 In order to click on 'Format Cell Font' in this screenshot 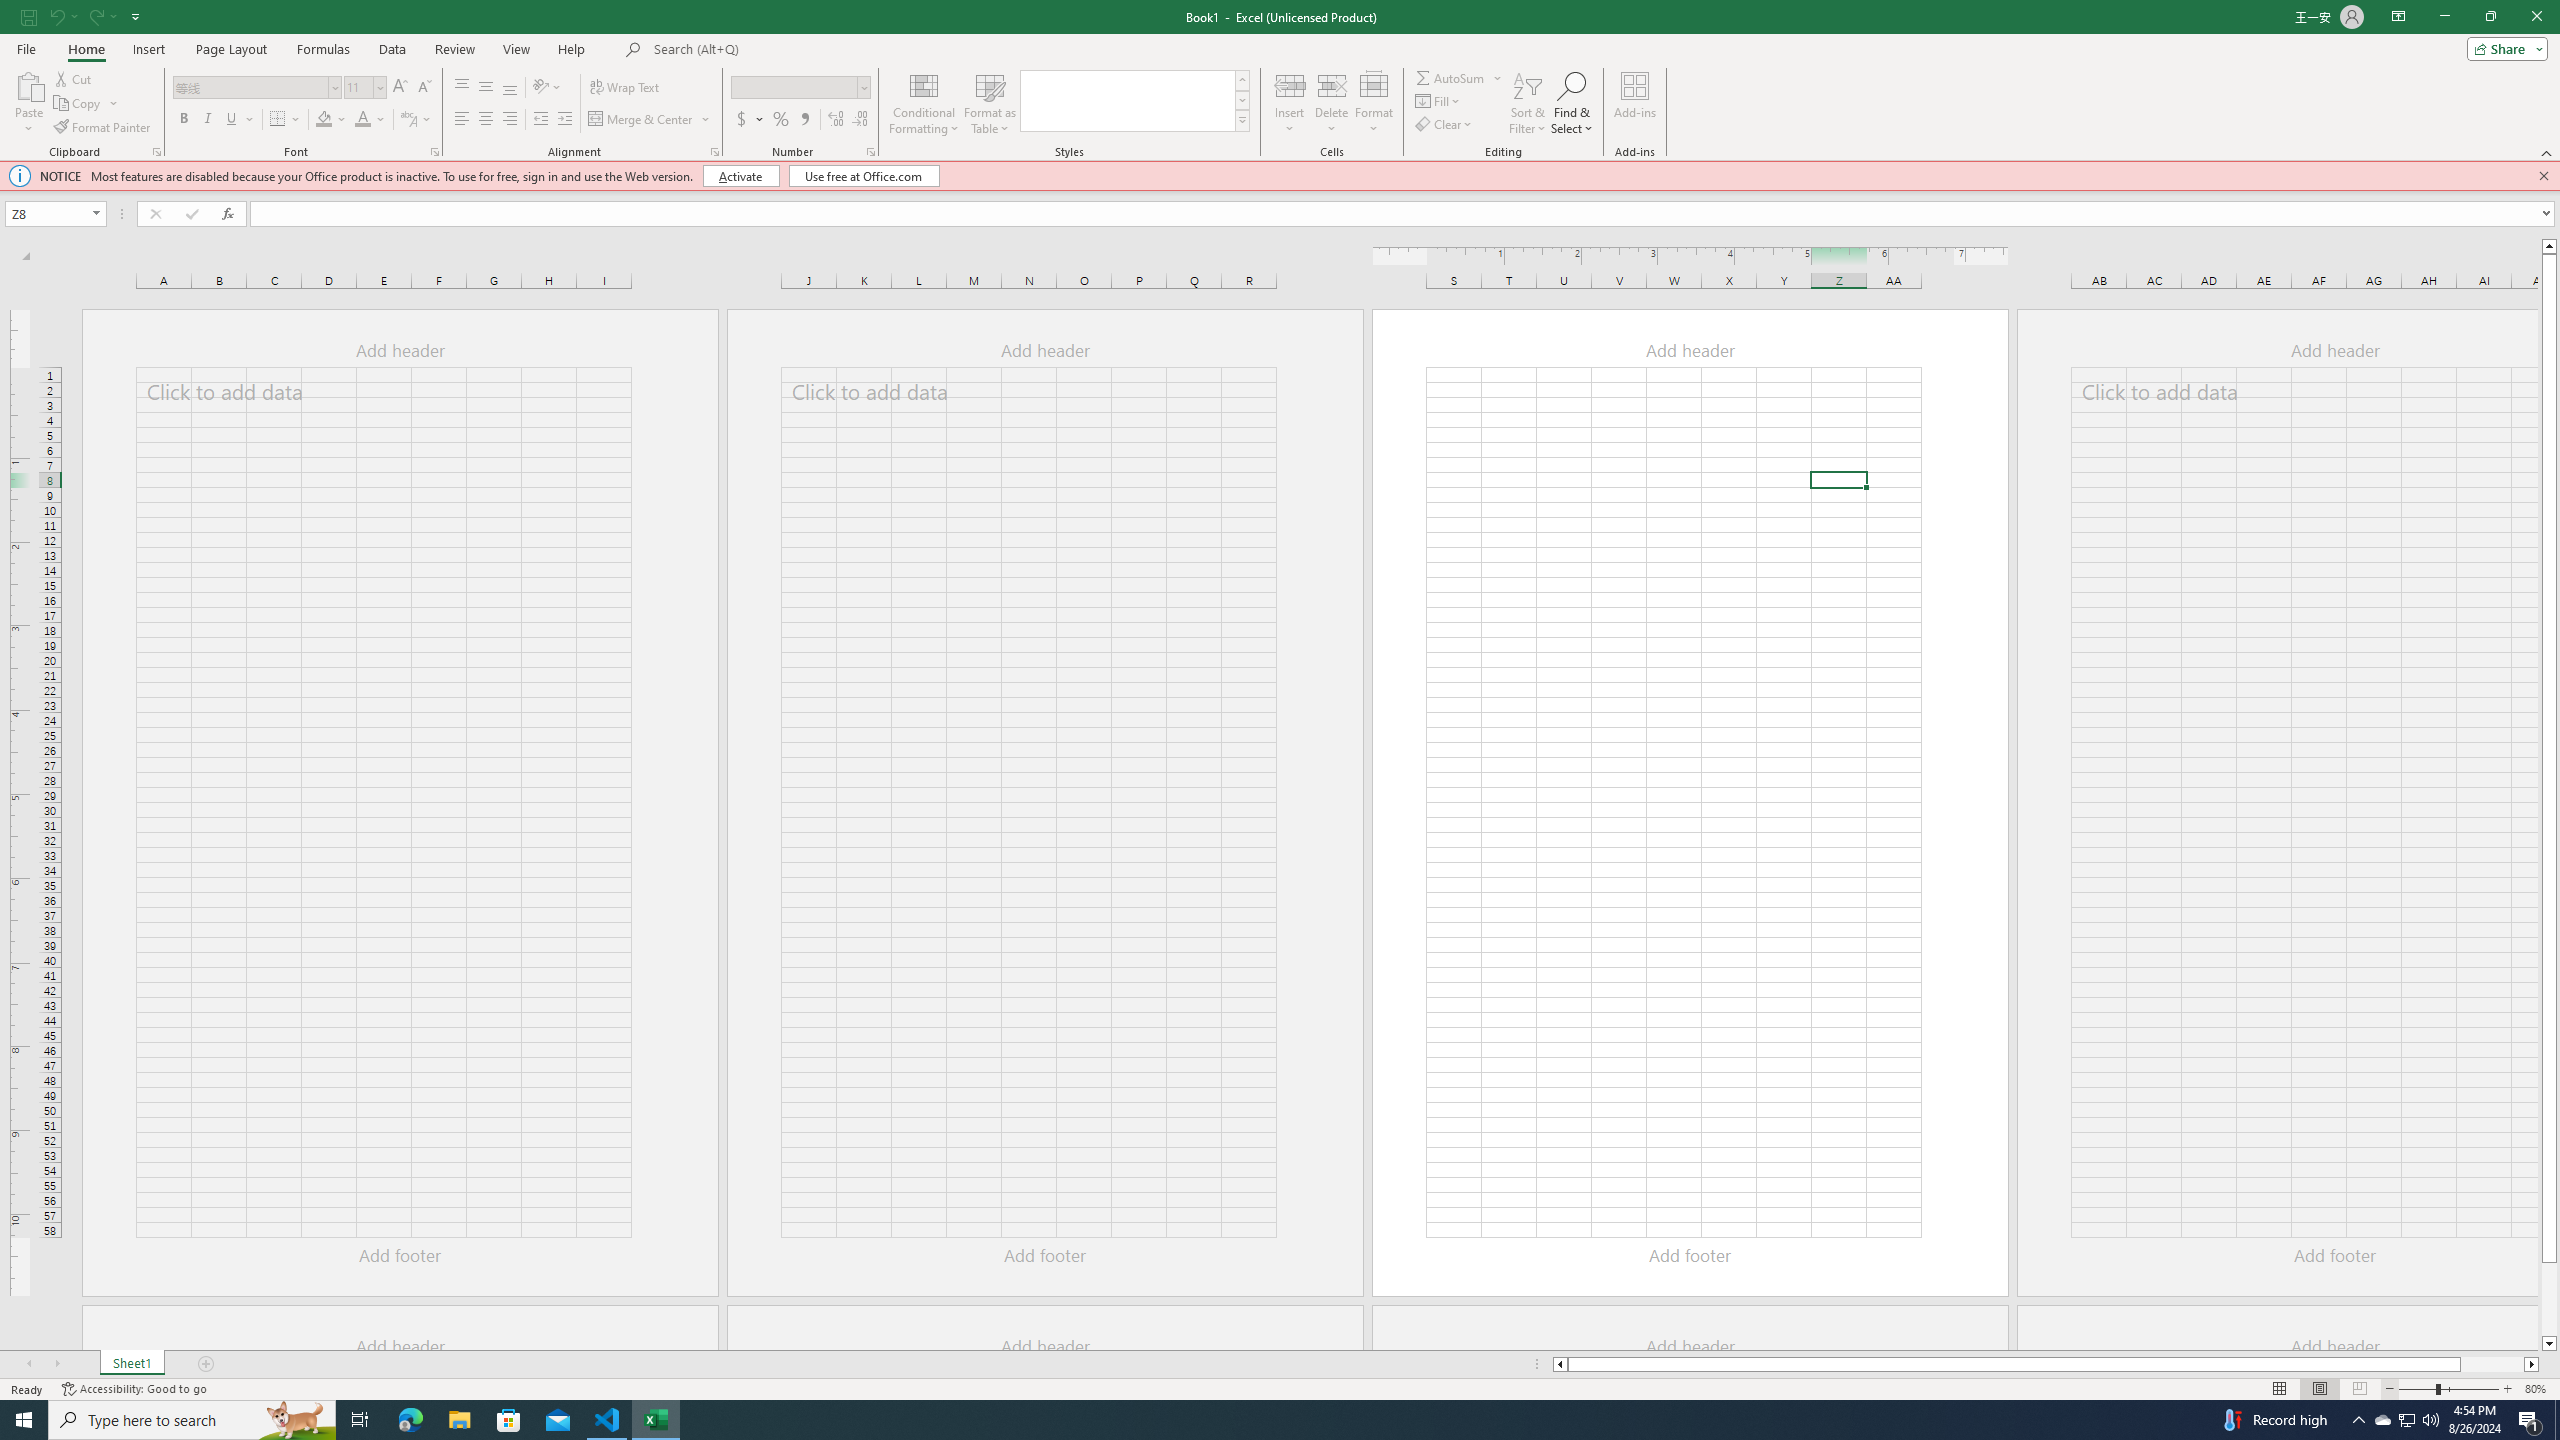, I will do `click(435, 150)`.